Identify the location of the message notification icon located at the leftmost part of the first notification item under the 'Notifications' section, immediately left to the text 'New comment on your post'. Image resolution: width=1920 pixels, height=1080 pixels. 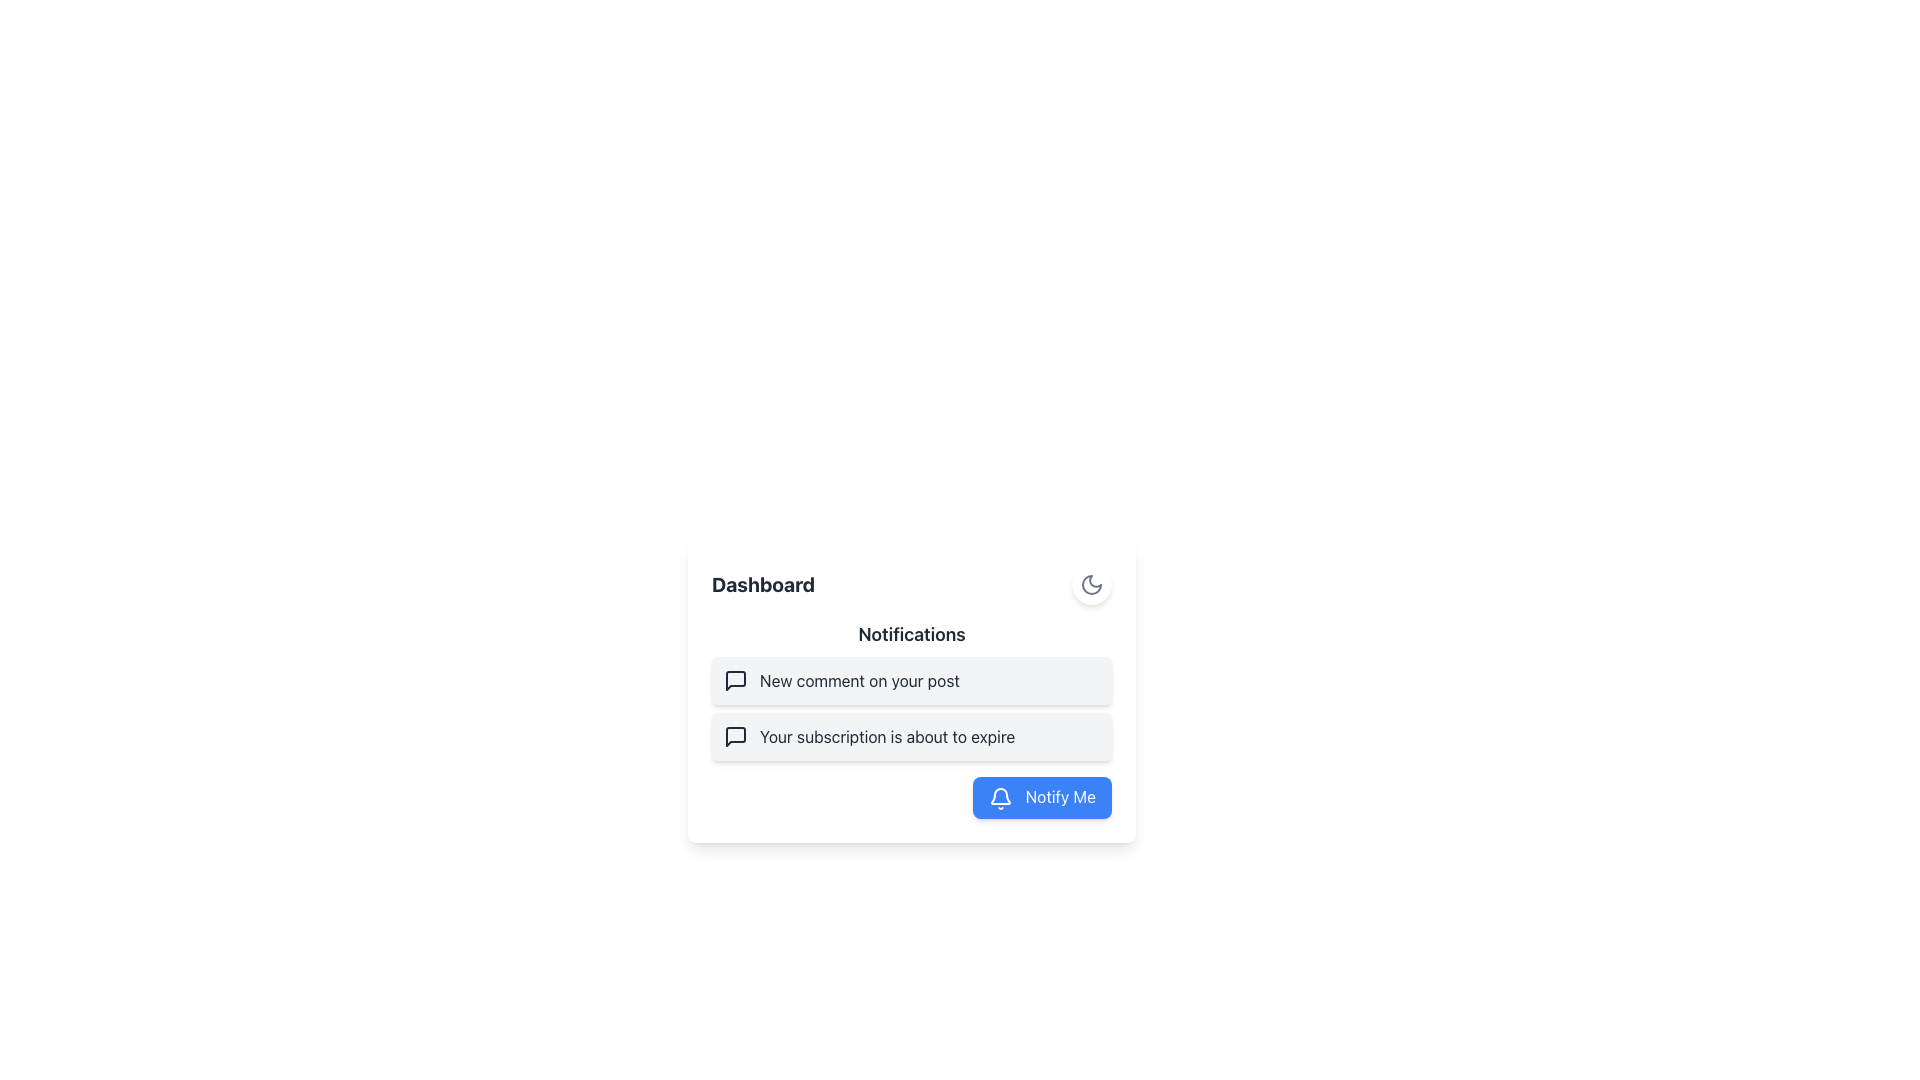
(734, 680).